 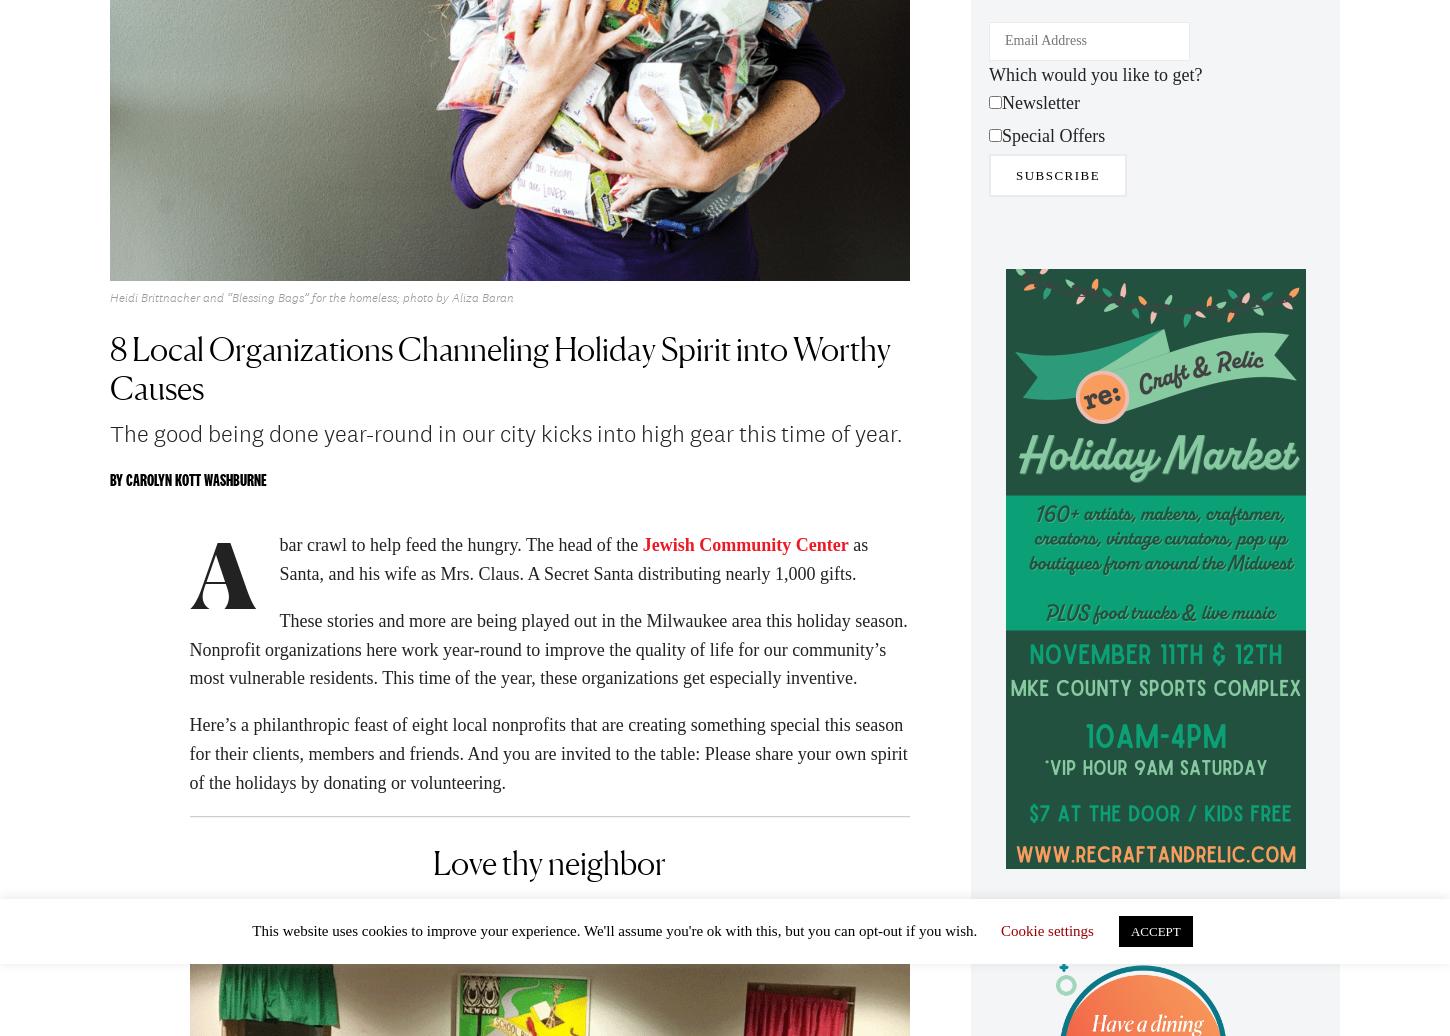 I want to click on 'Newsletter', so click(x=1040, y=108).